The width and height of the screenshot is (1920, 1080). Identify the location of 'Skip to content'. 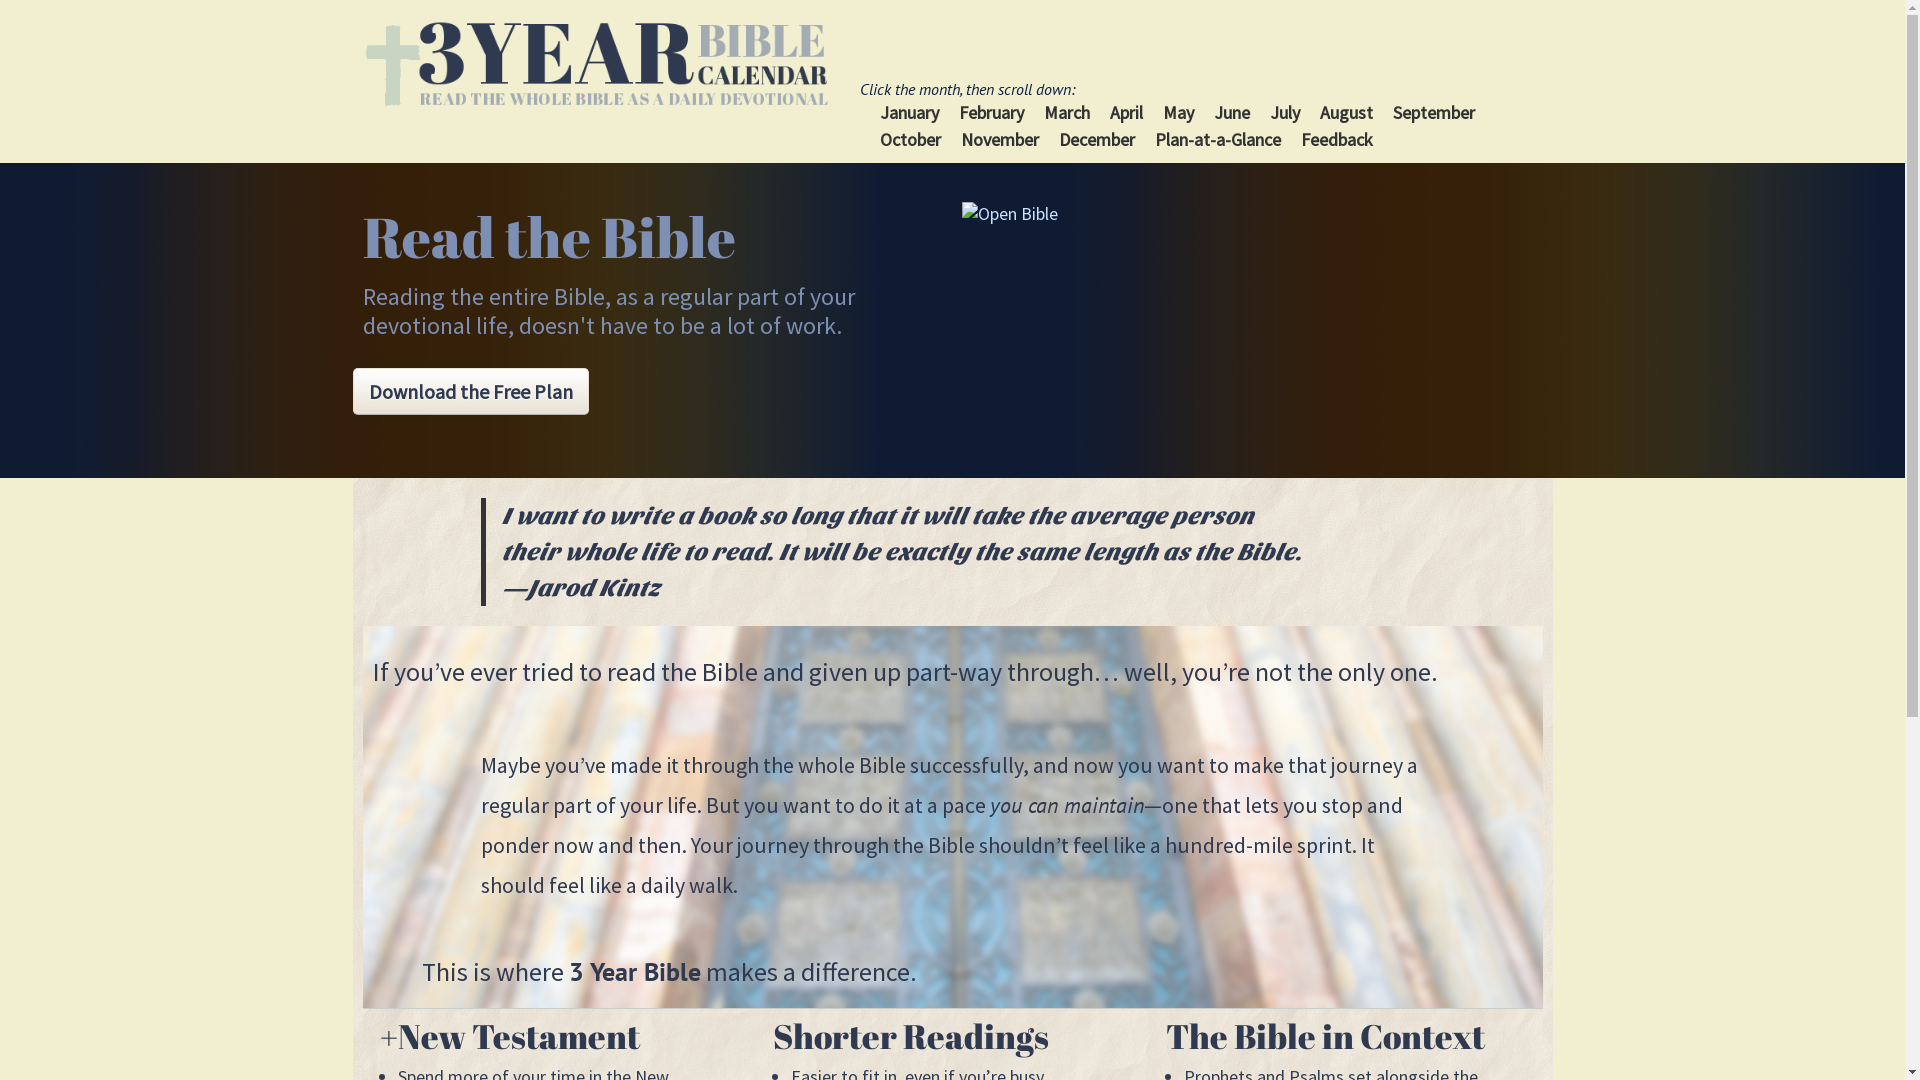
(912, 87).